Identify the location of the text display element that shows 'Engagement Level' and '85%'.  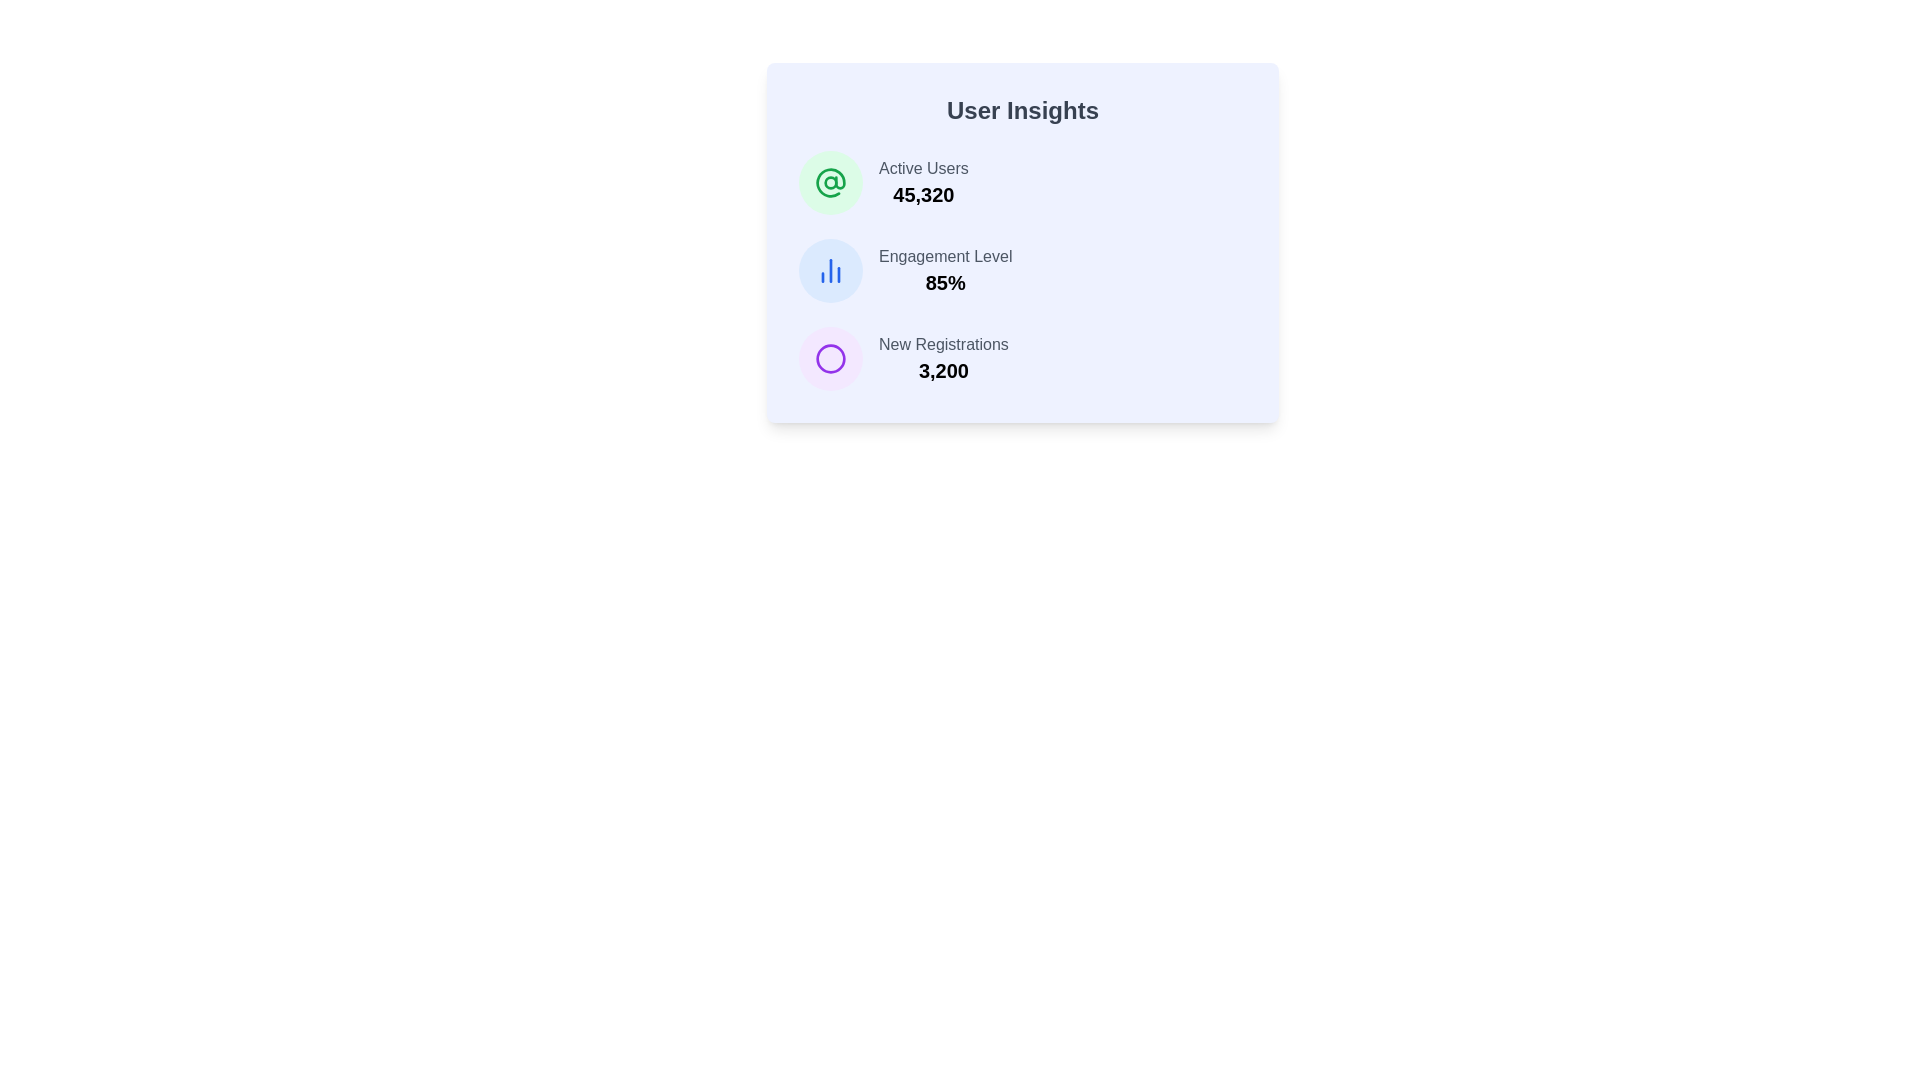
(944, 270).